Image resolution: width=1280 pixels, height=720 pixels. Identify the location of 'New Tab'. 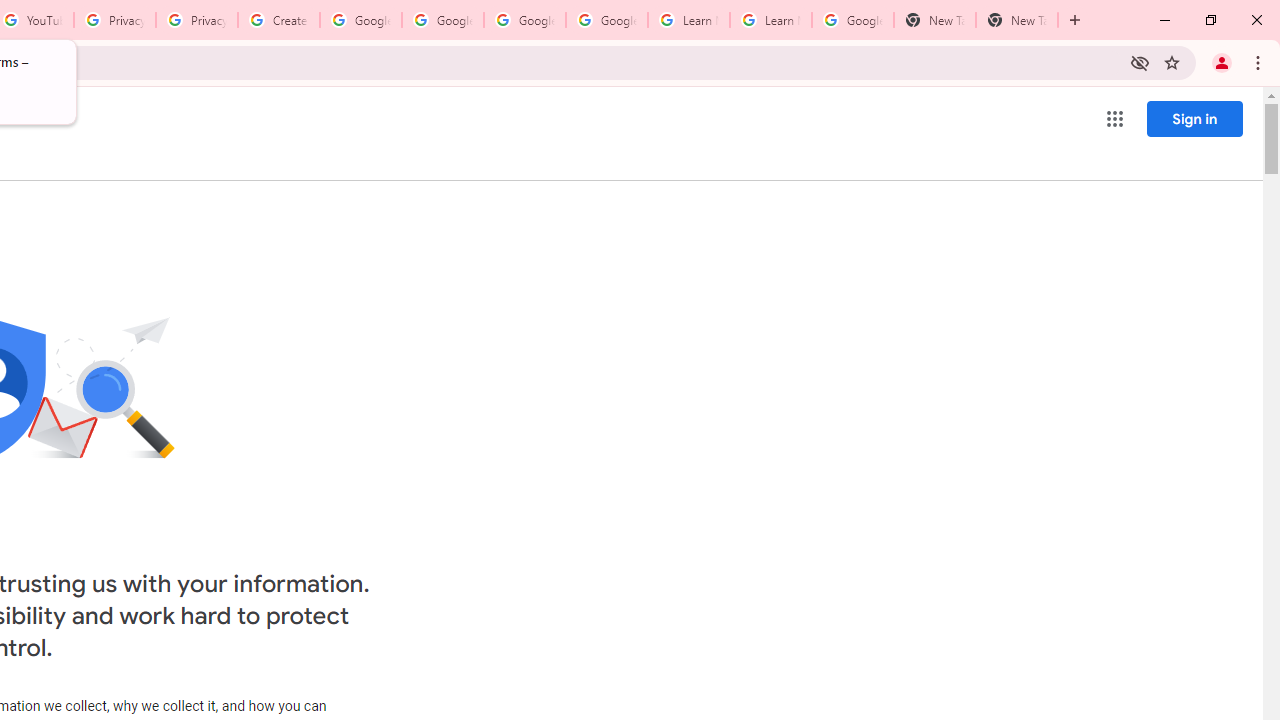
(934, 20).